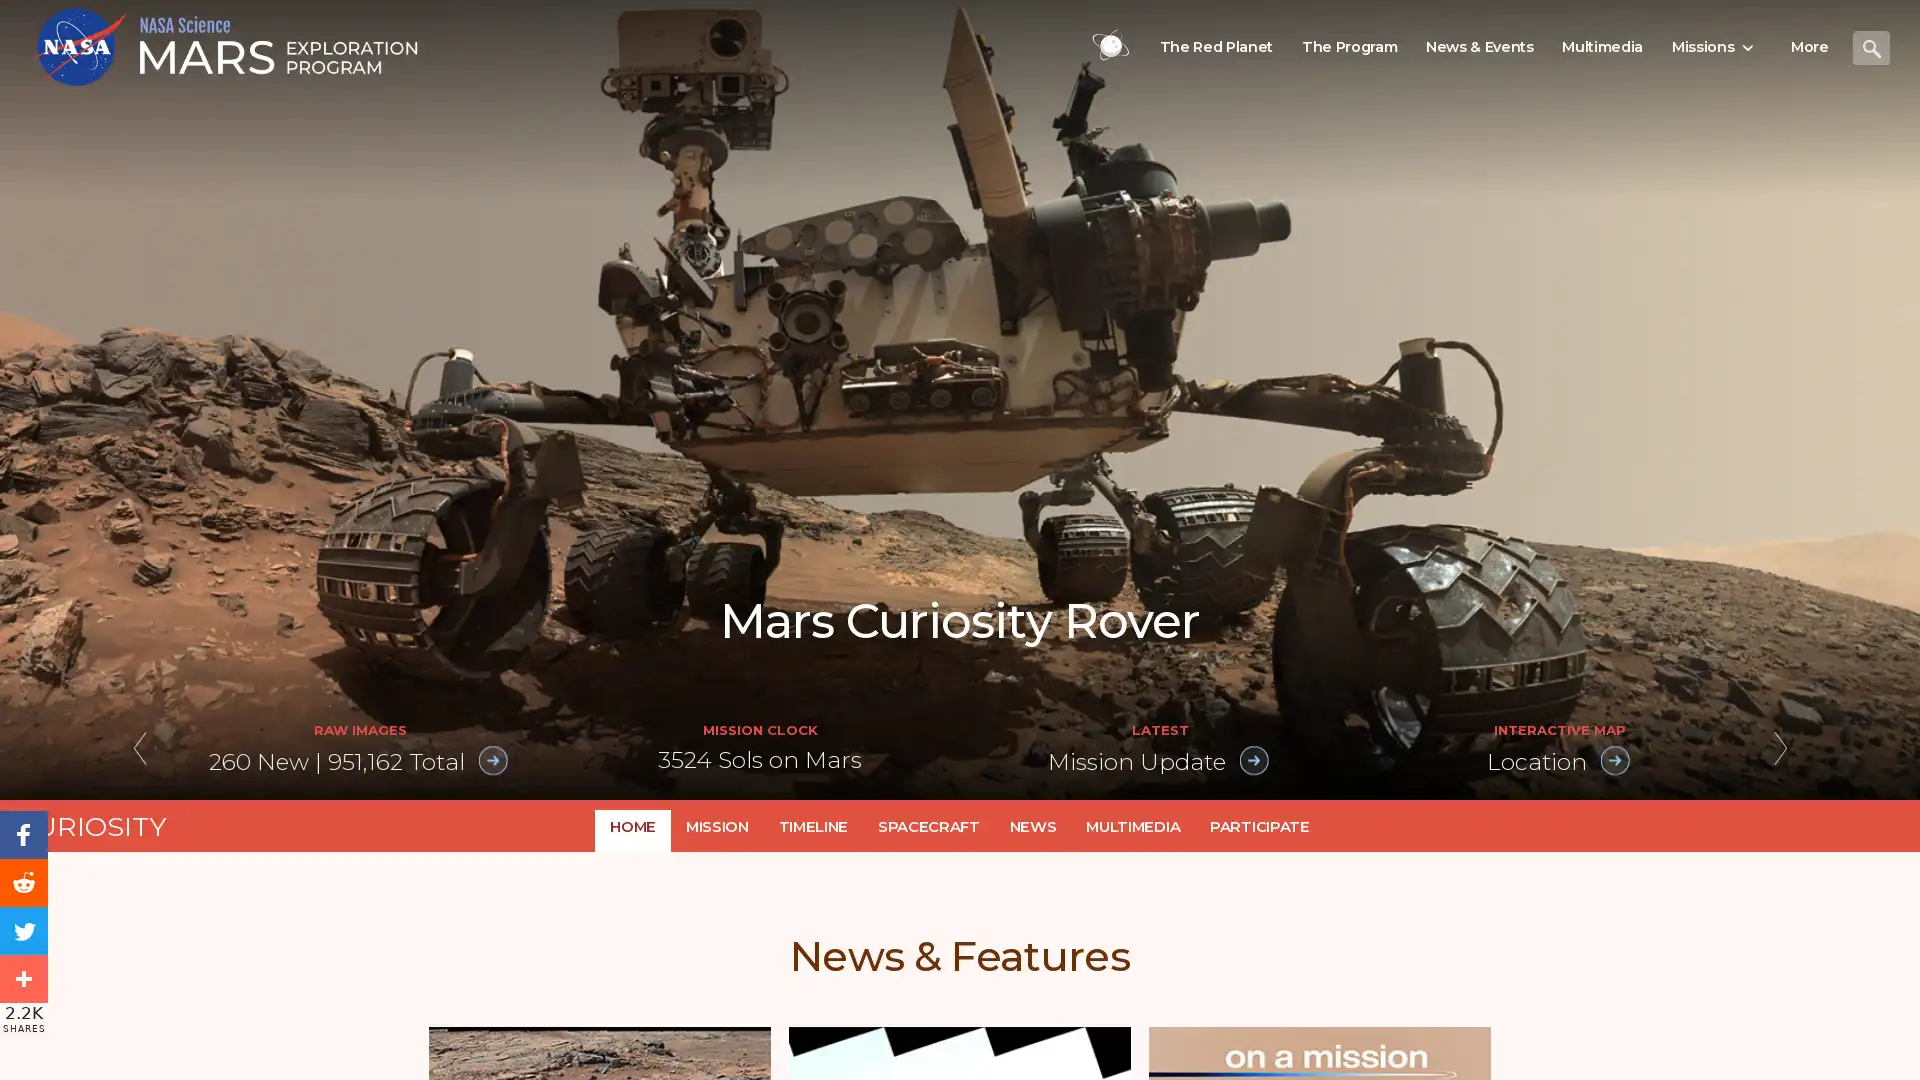 This screenshot has width=1920, height=1080. What do you see at coordinates (1780, 750) in the screenshot?
I see `Next` at bounding box center [1780, 750].